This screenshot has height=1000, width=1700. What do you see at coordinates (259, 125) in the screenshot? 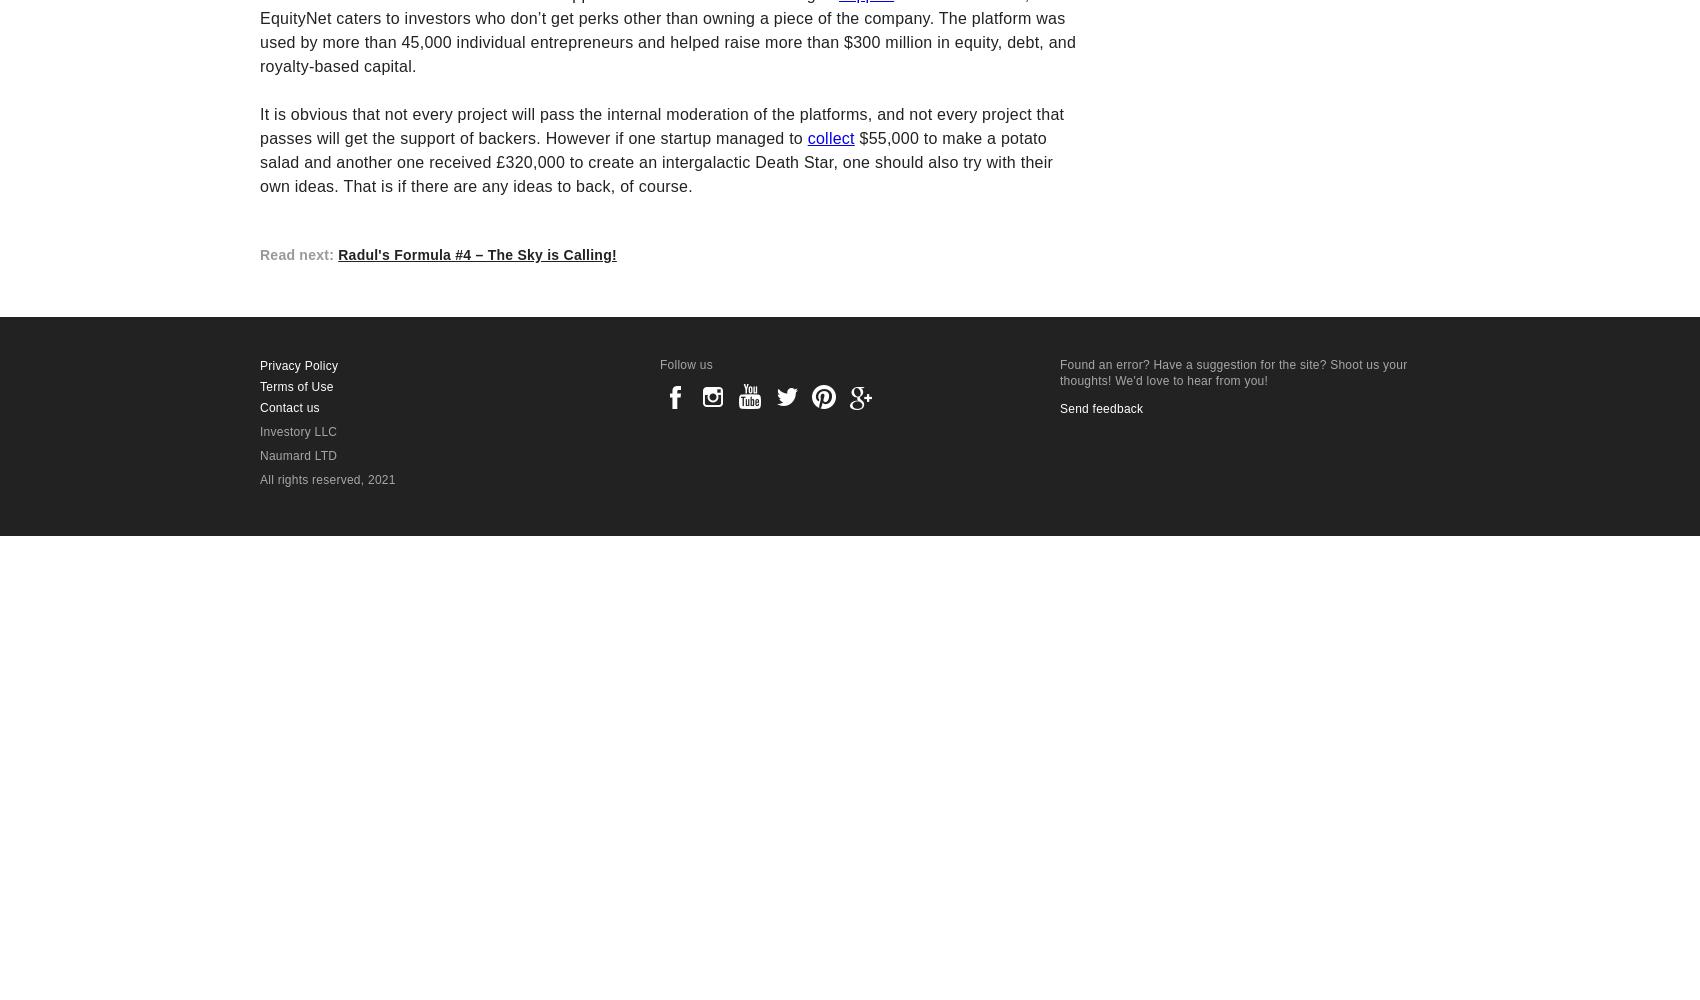
I see `'It is obvious that not every project will pass the internal moderation of the platforms, and not every project that passes will get the support of backers. However if one startup managed to'` at bounding box center [259, 125].